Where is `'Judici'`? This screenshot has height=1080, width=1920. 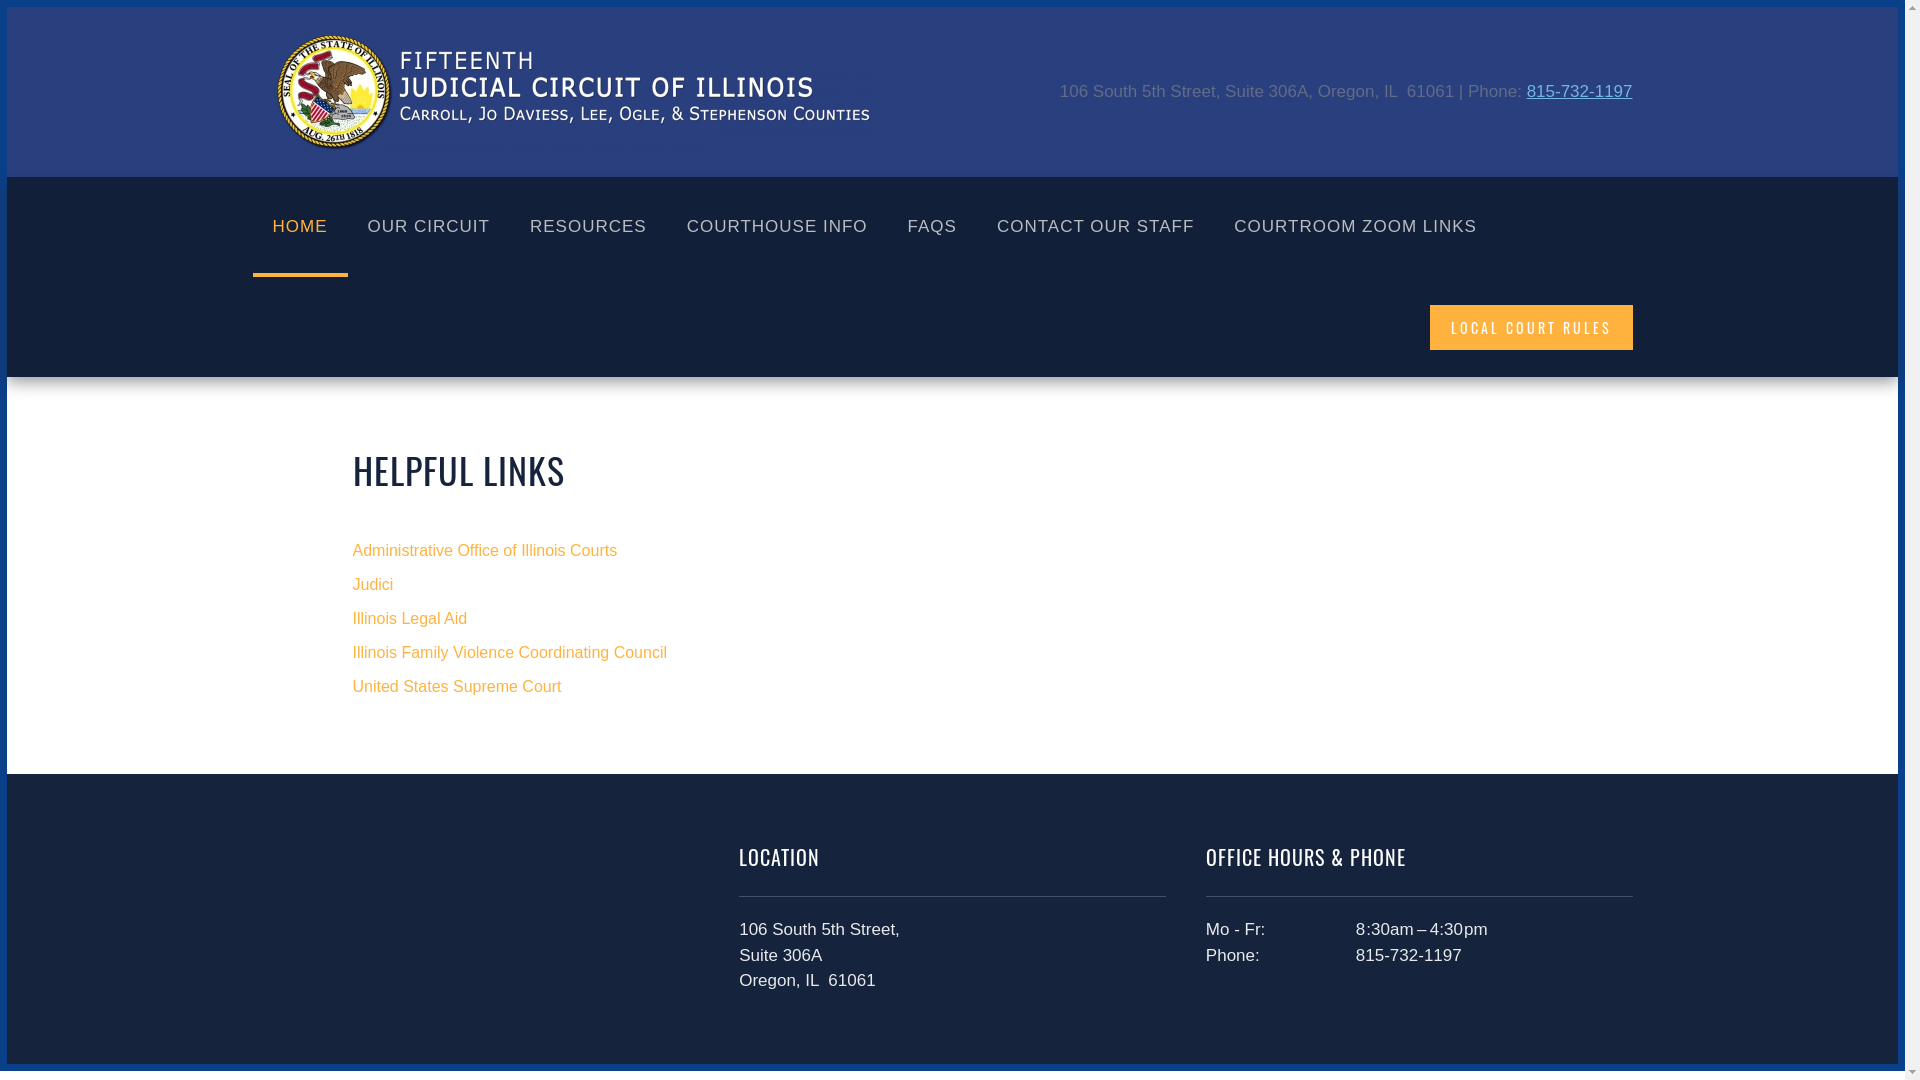
'Judici' is located at coordinates (950, 585).